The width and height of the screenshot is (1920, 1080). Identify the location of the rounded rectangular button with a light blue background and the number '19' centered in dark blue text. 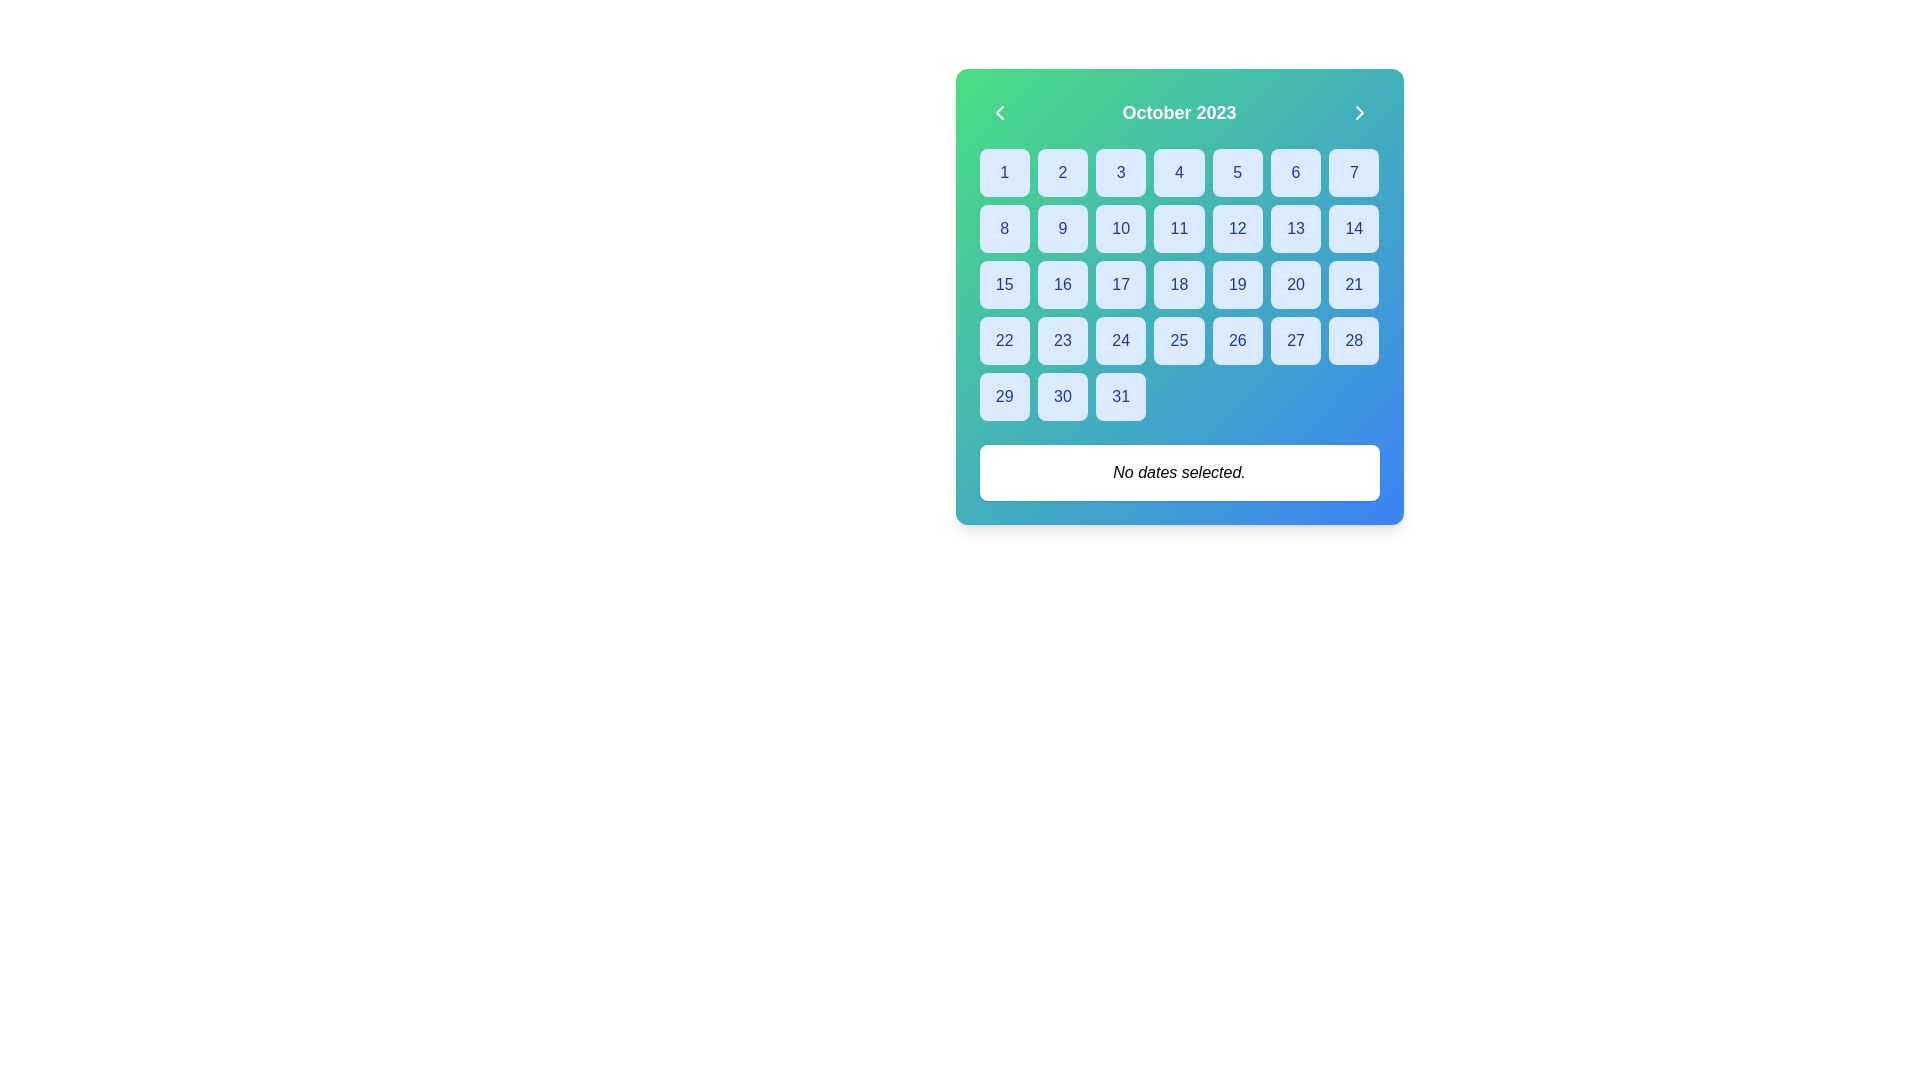
(1236, 285).